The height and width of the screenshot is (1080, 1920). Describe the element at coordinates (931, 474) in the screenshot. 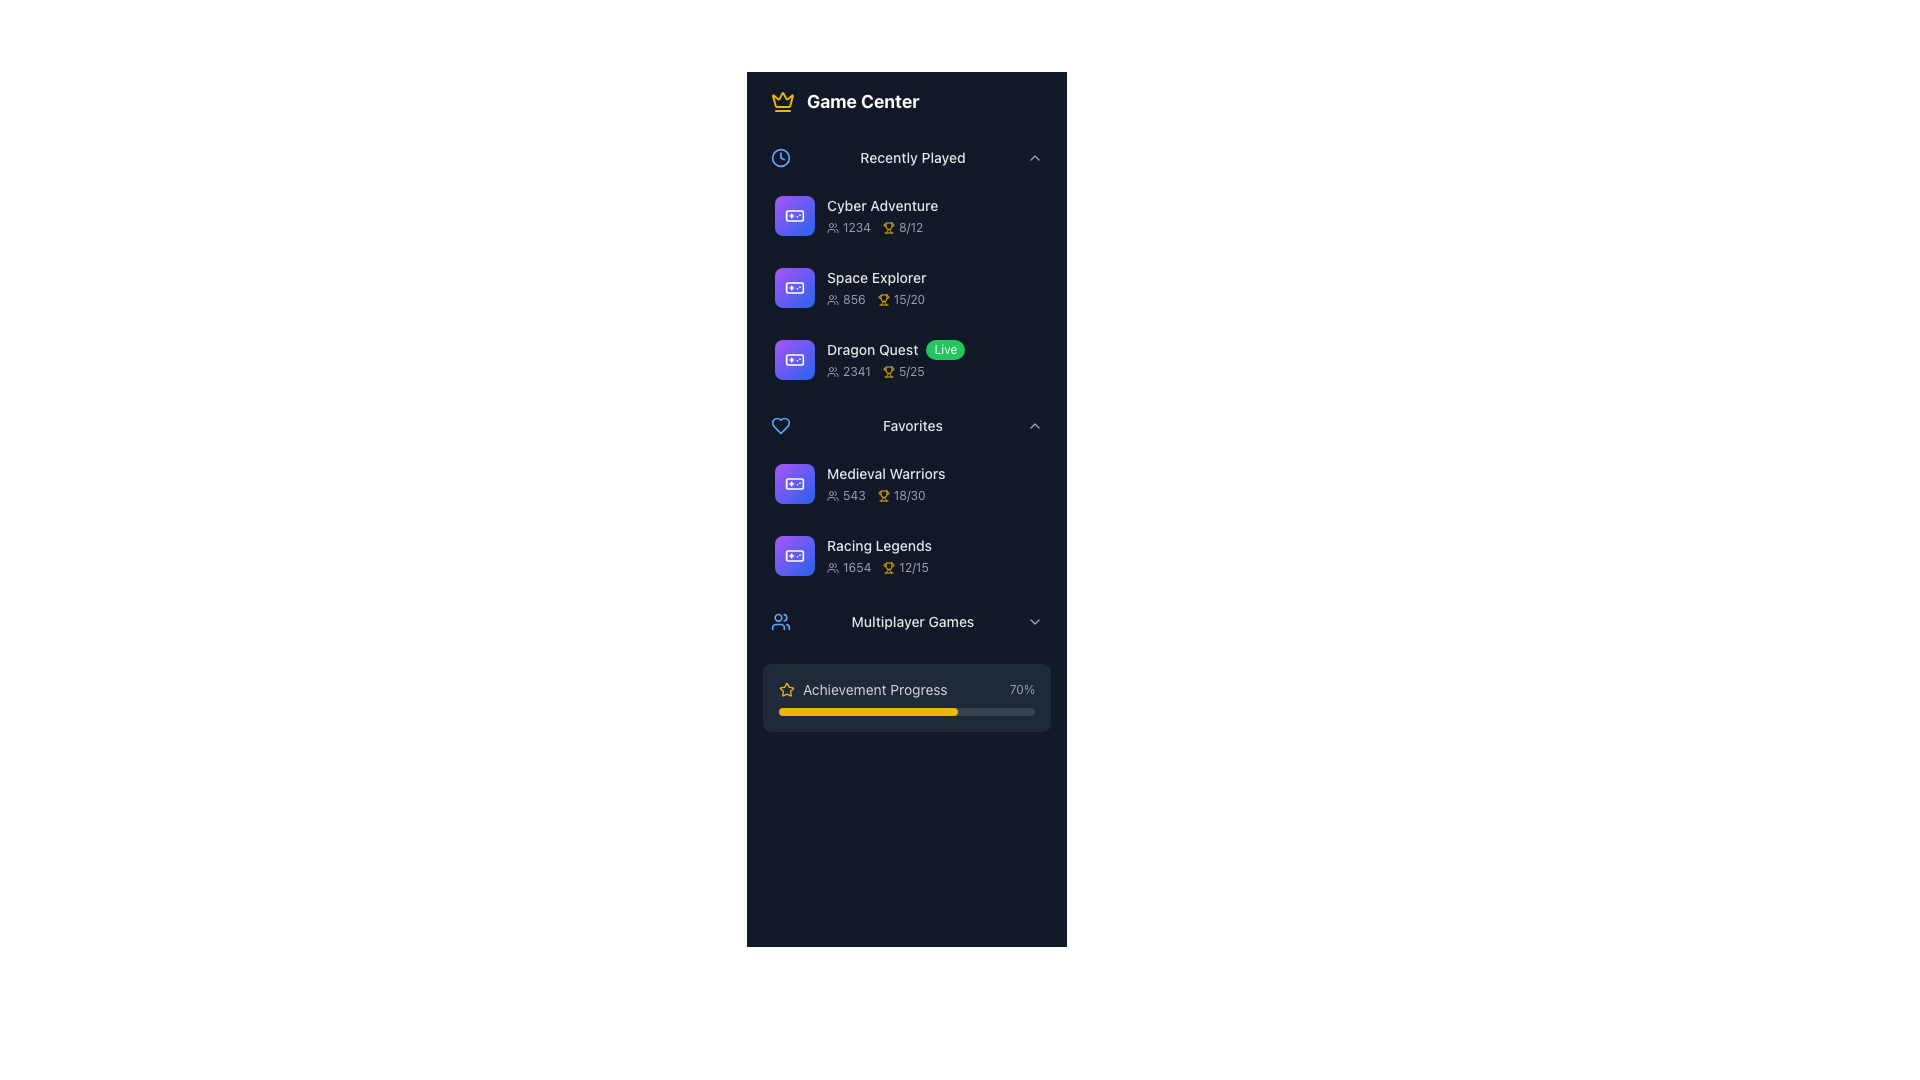

I see `text label displaying 'Medieval Warriors' located in the 'Favorites' section of the 'Game Center' interface` at that location.